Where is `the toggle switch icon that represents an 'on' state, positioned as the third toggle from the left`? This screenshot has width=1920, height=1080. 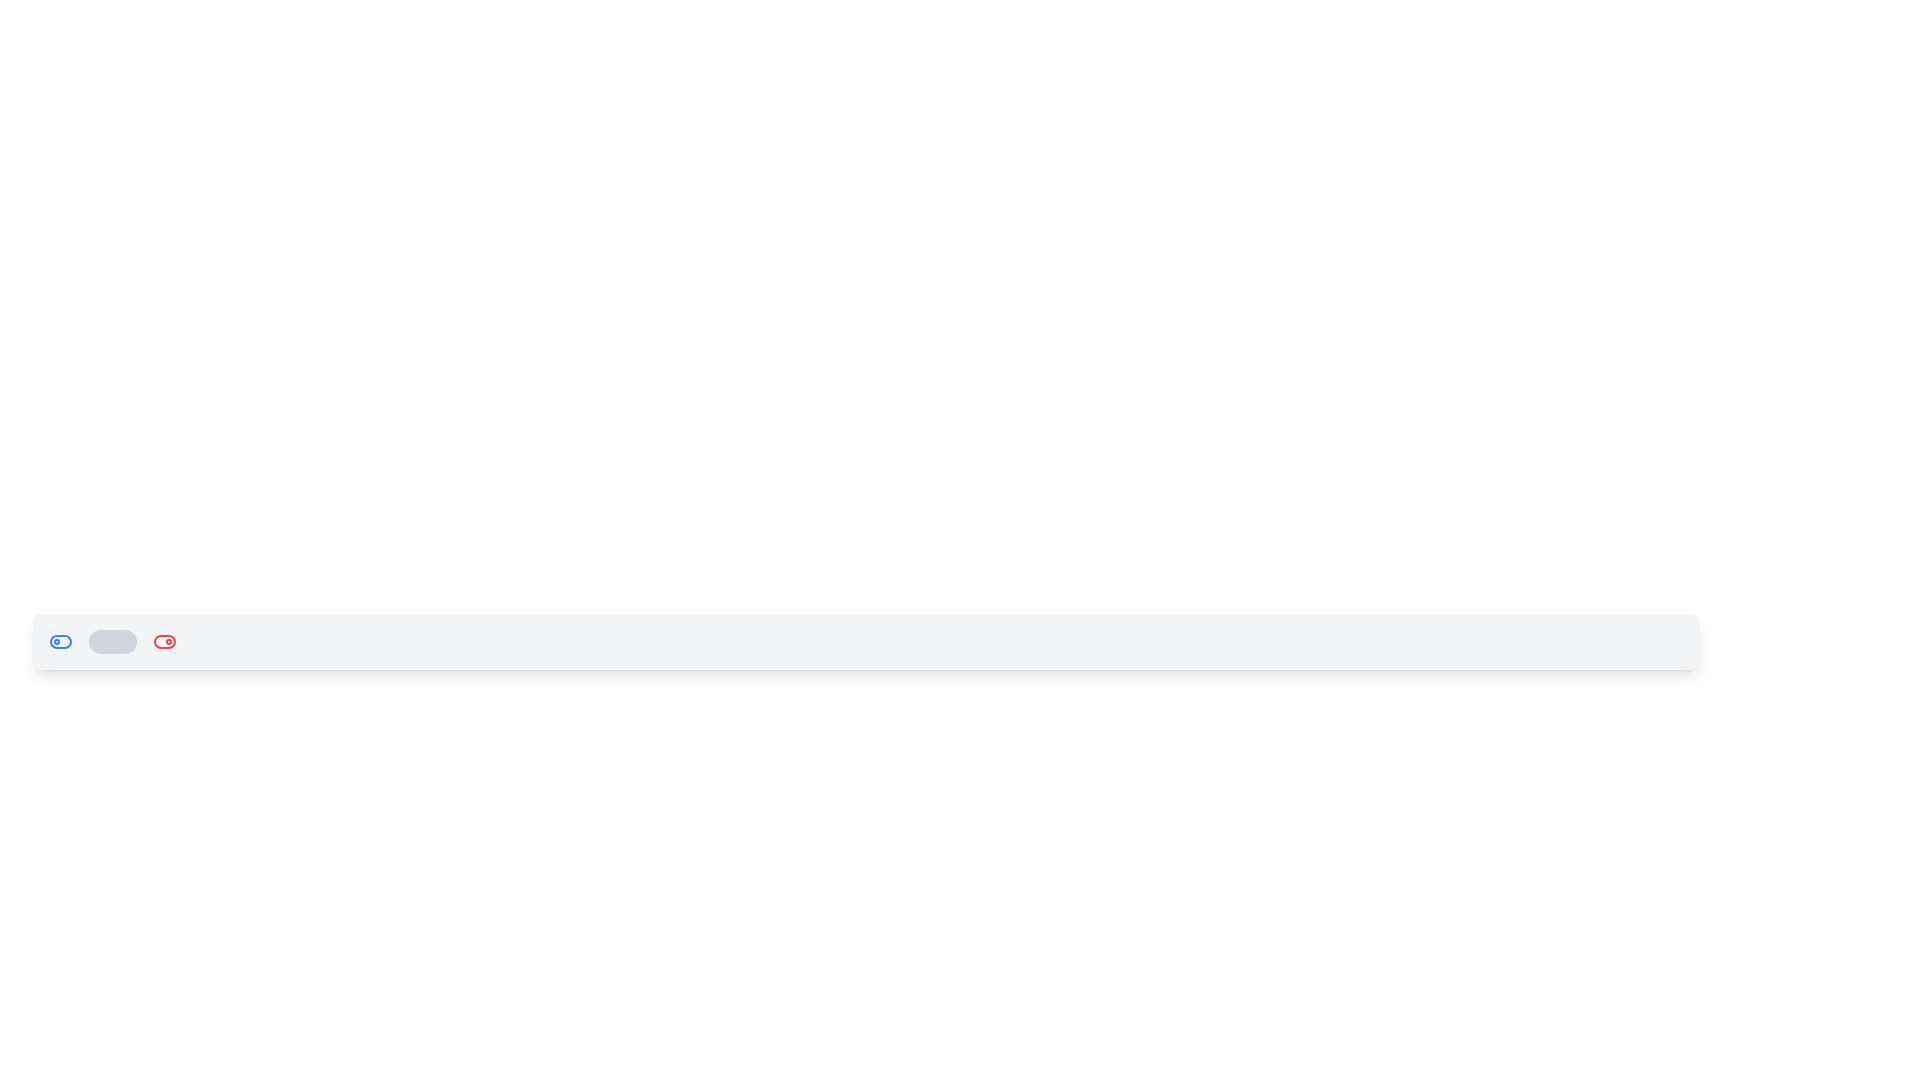 the toggle switch icon that represents an 'on' state, positioned as the third toggle from the left is located at coordinates (164, 641).